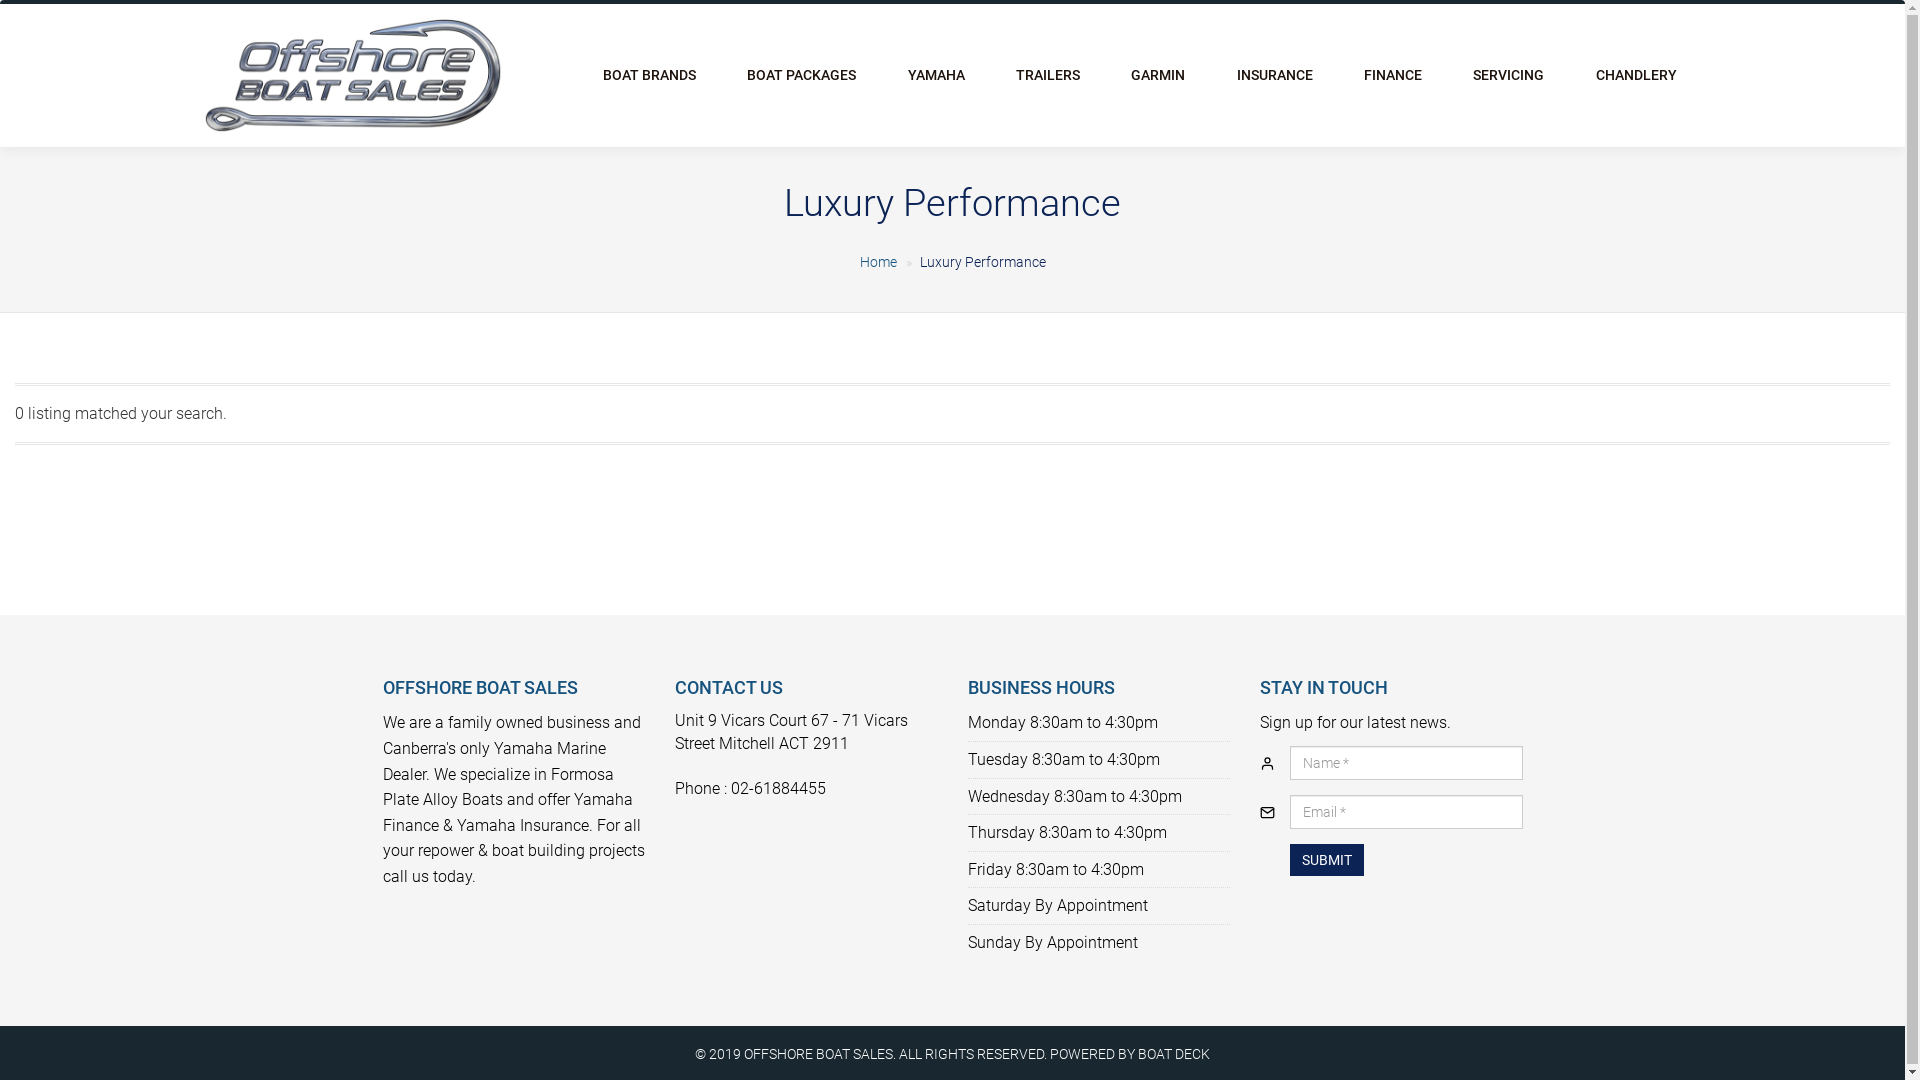 The width and height of the screenshot is (1920, 1080). Describe the element at coordinates (1158, 74) in the screenshot. I see `'GARMIN'` at that location.